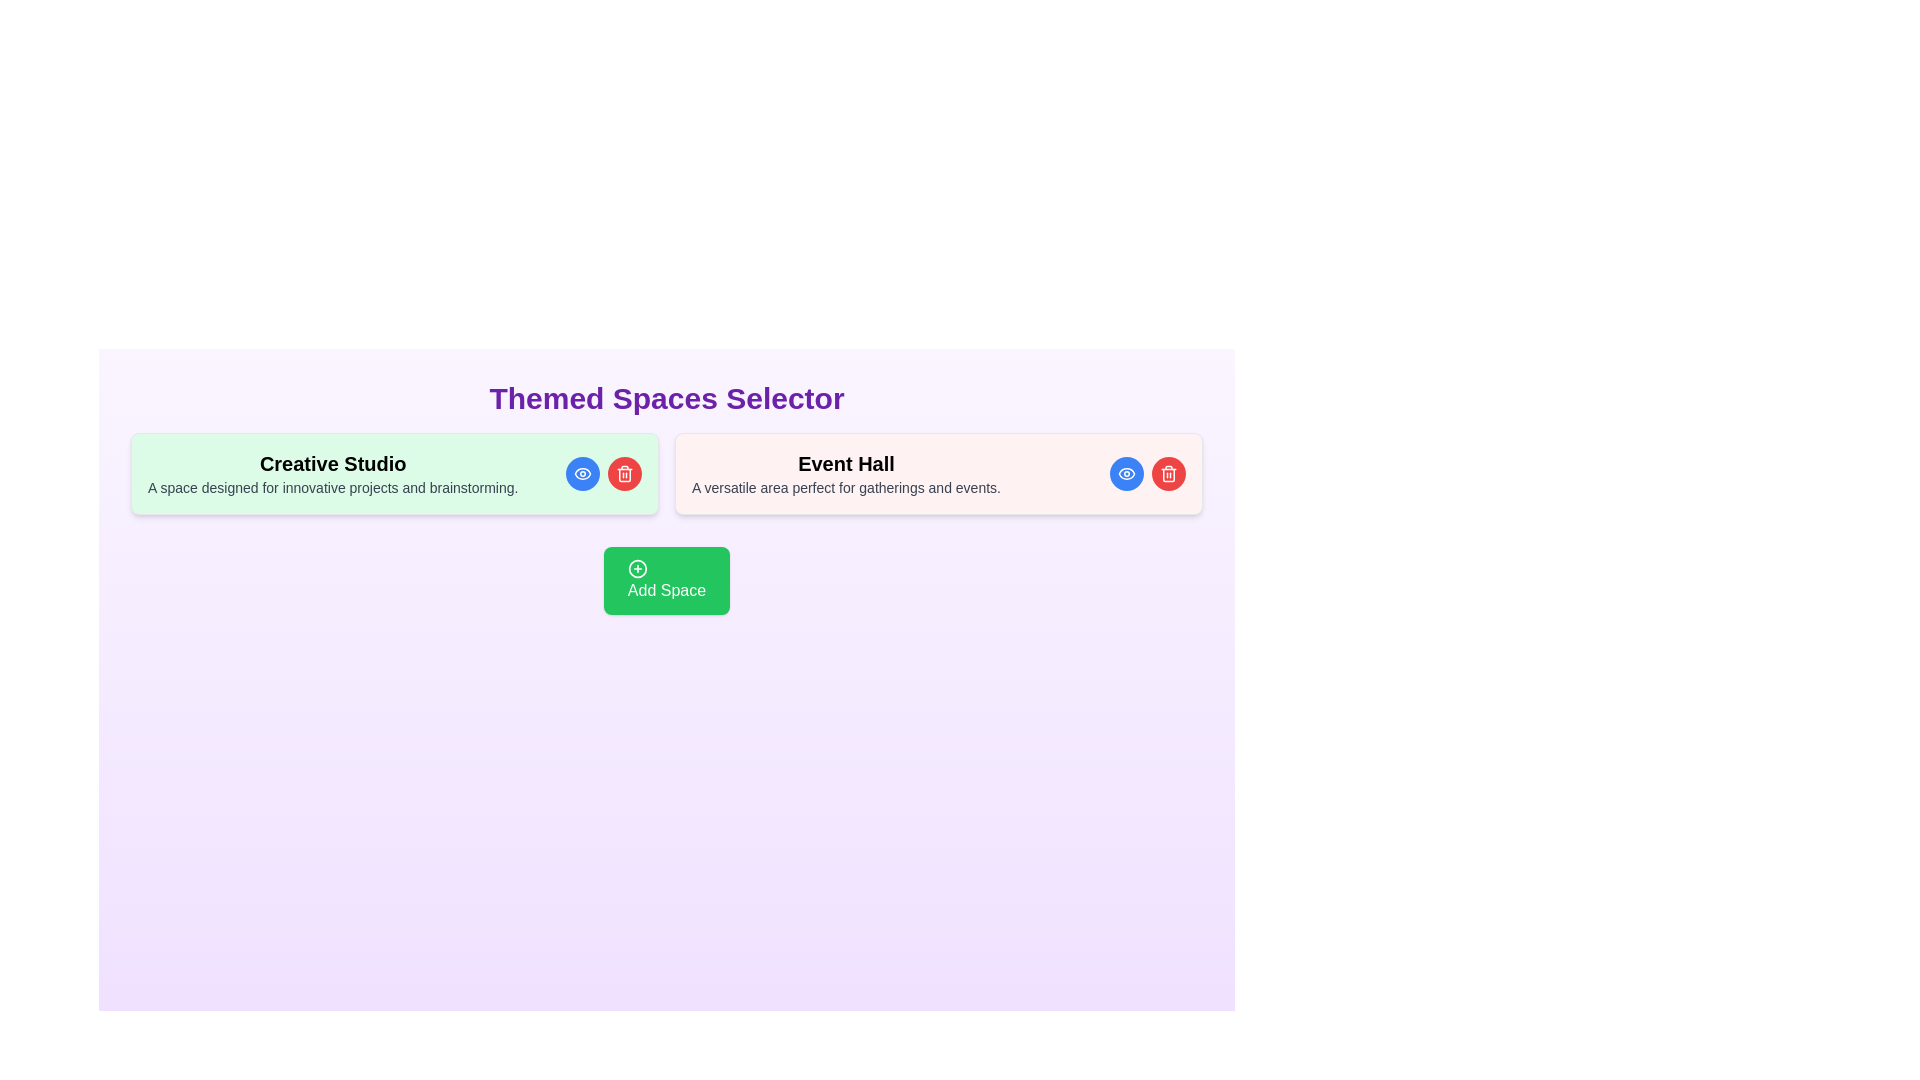  Describe the element at coordinates (1127, 474) in the screenshot. I see `the 'Event Hall' button located in the right panel, positioned to the left of the red circular button with a trash icon, for accessibility purposes` at that location.